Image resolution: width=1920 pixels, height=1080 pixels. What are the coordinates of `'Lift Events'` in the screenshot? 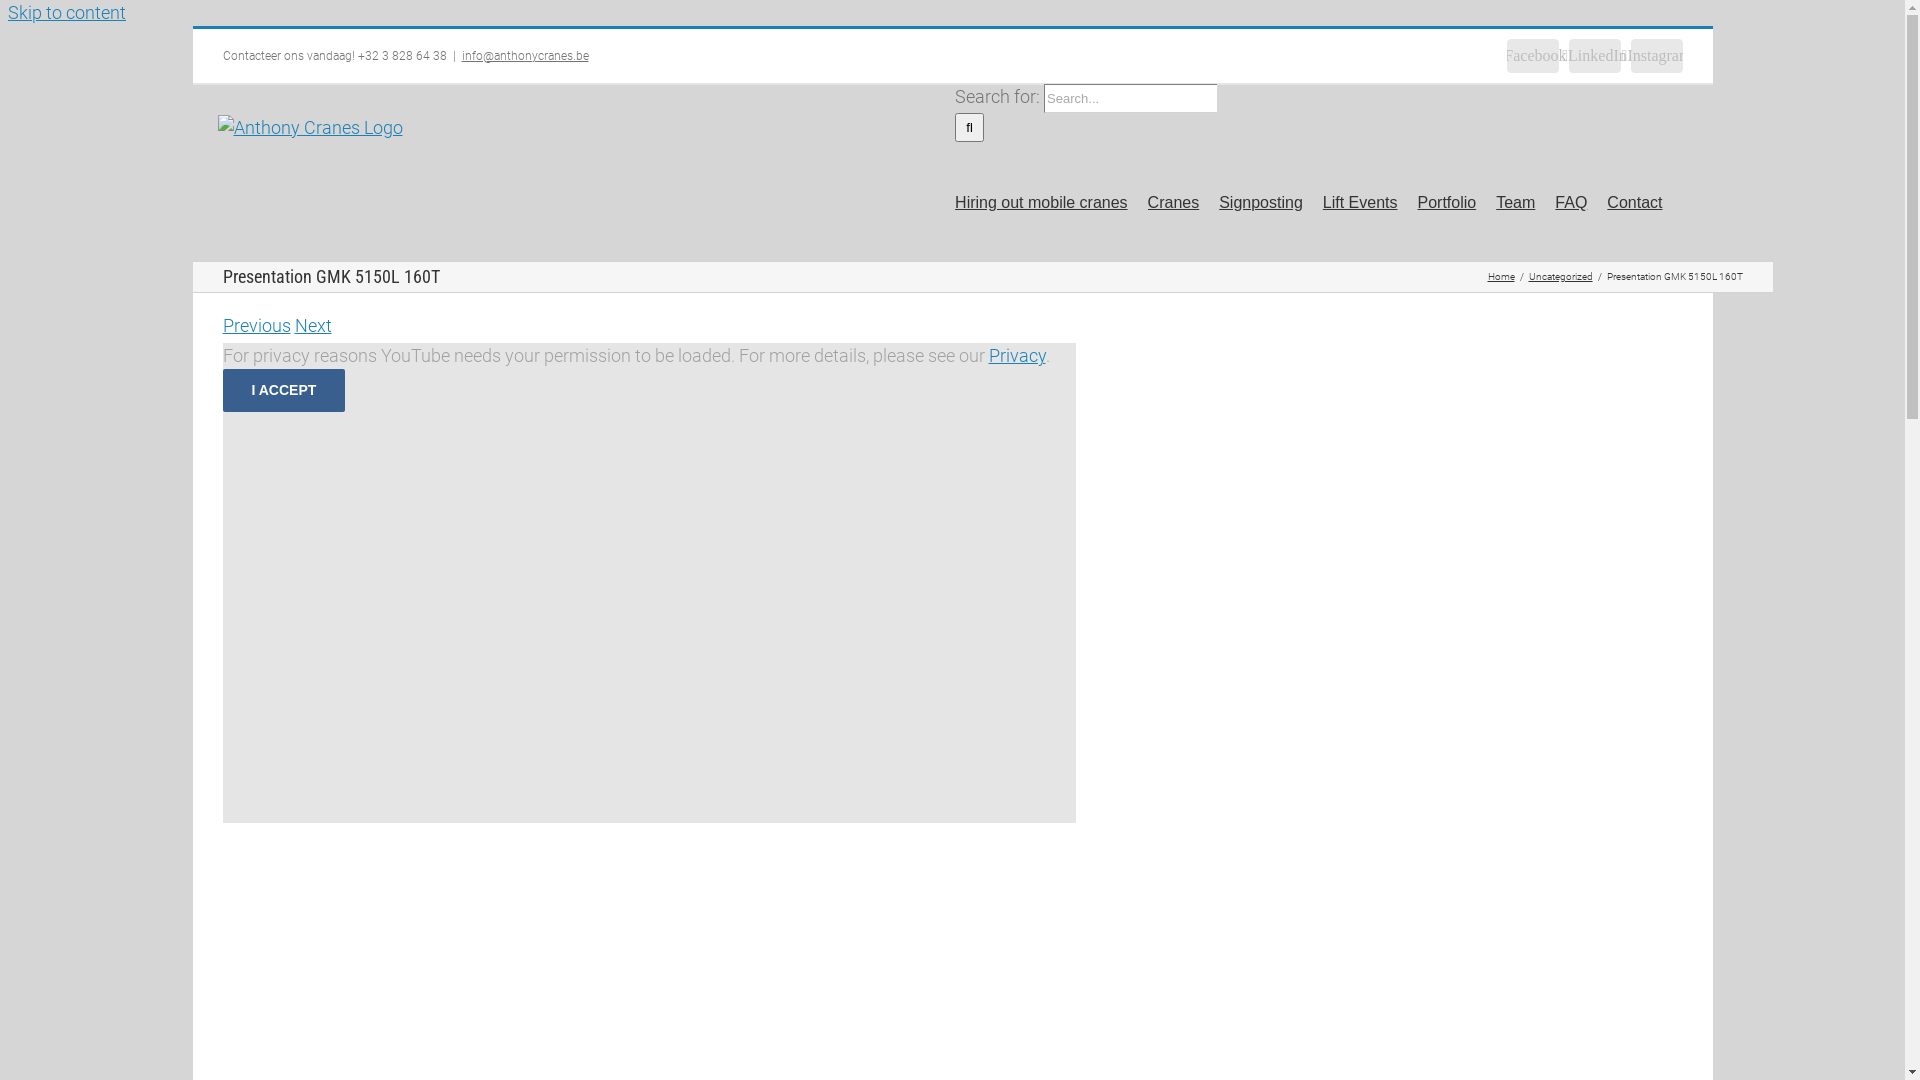 It's located at (1360, 201).